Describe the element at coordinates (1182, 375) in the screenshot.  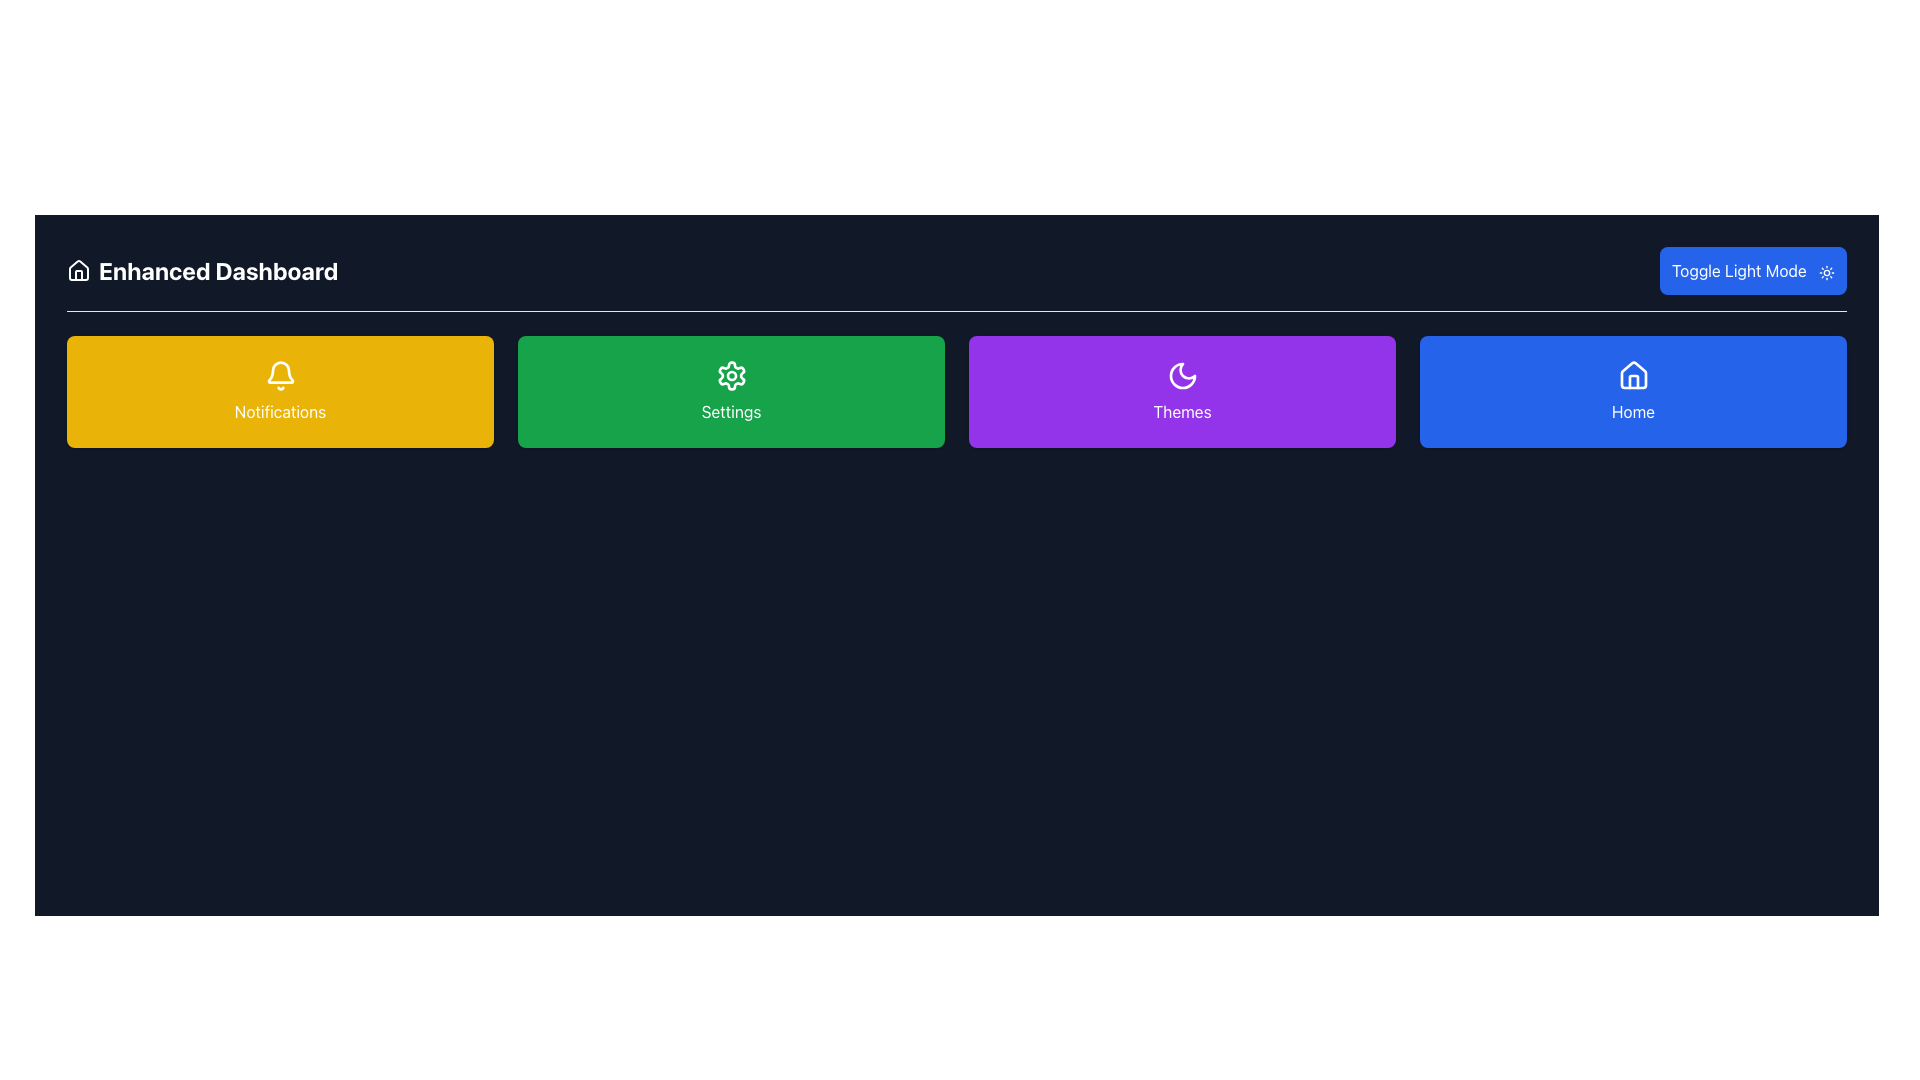
I see `the moon-shaped icon which is centrally positioned within the purple 'Themes' button` at that location.